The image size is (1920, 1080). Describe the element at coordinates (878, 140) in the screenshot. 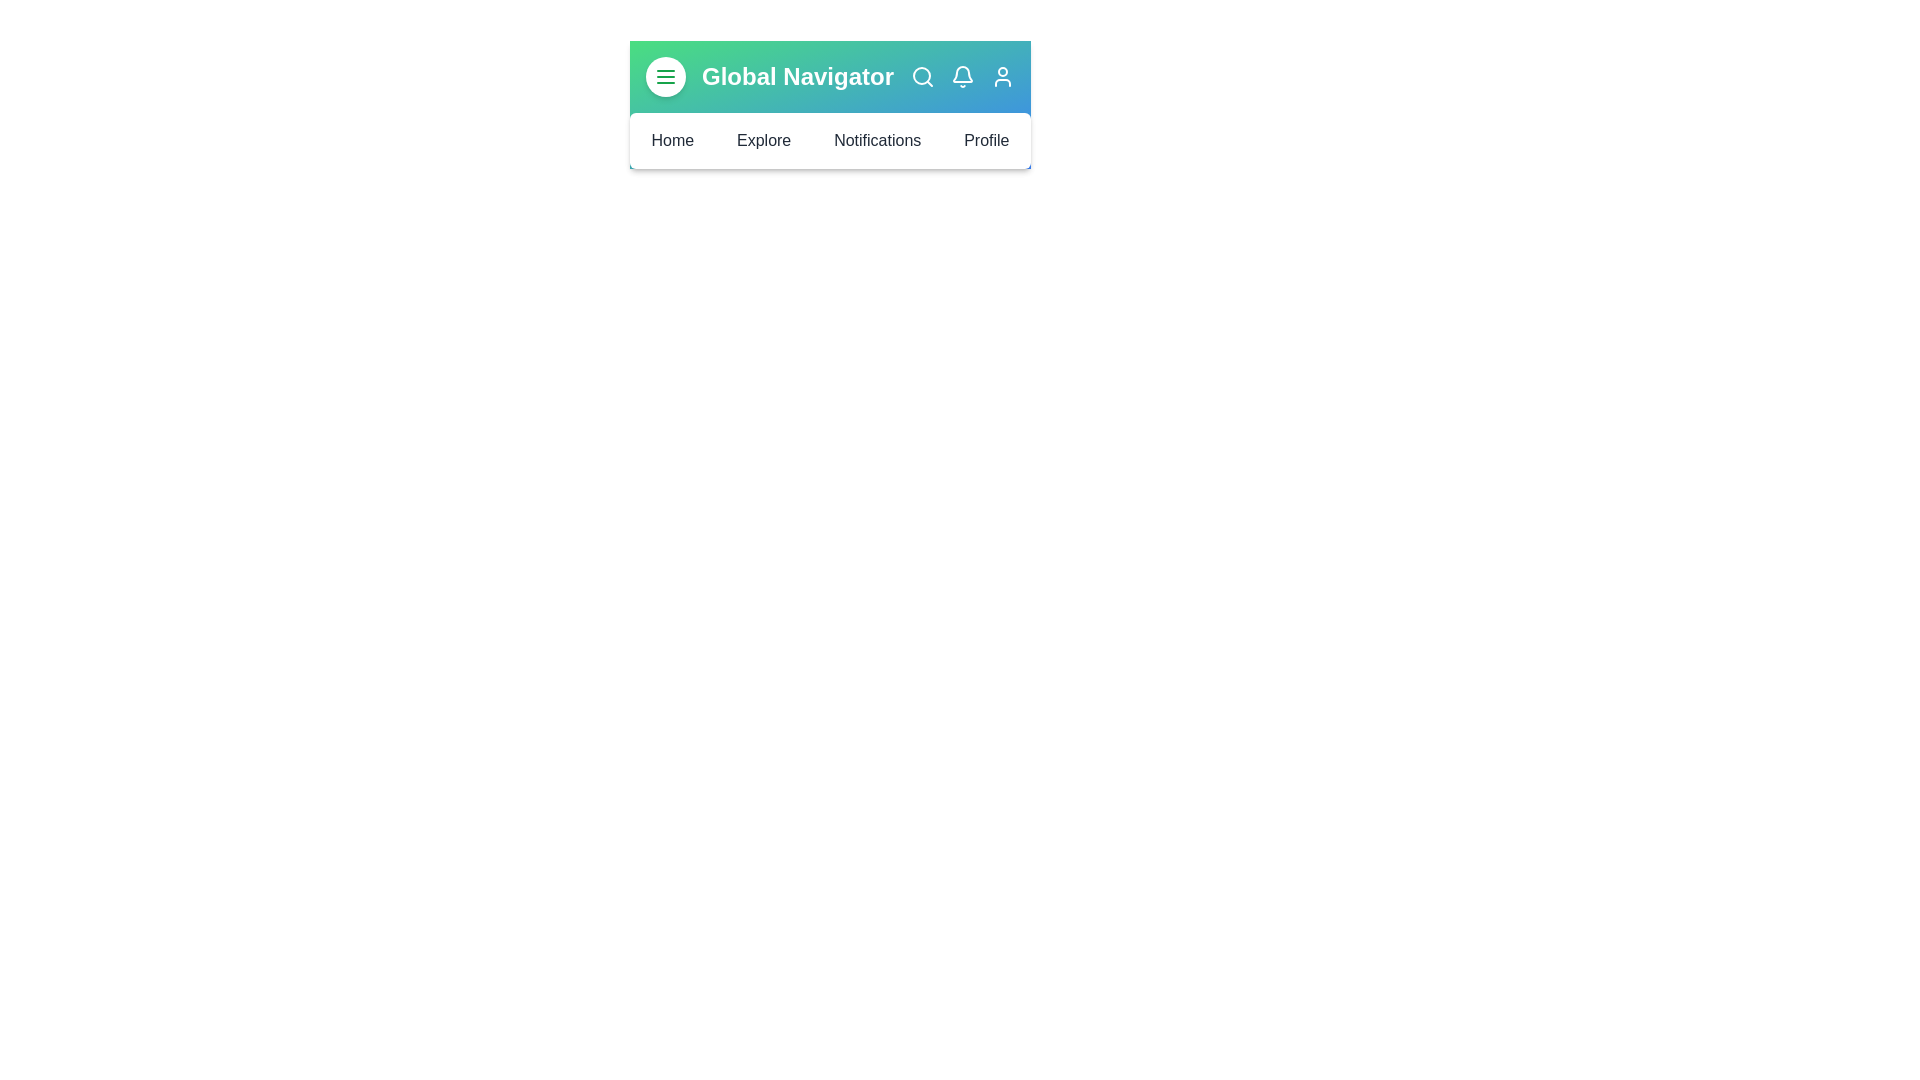

I see `the menu item Notifications to preview its interactive state` at that location.